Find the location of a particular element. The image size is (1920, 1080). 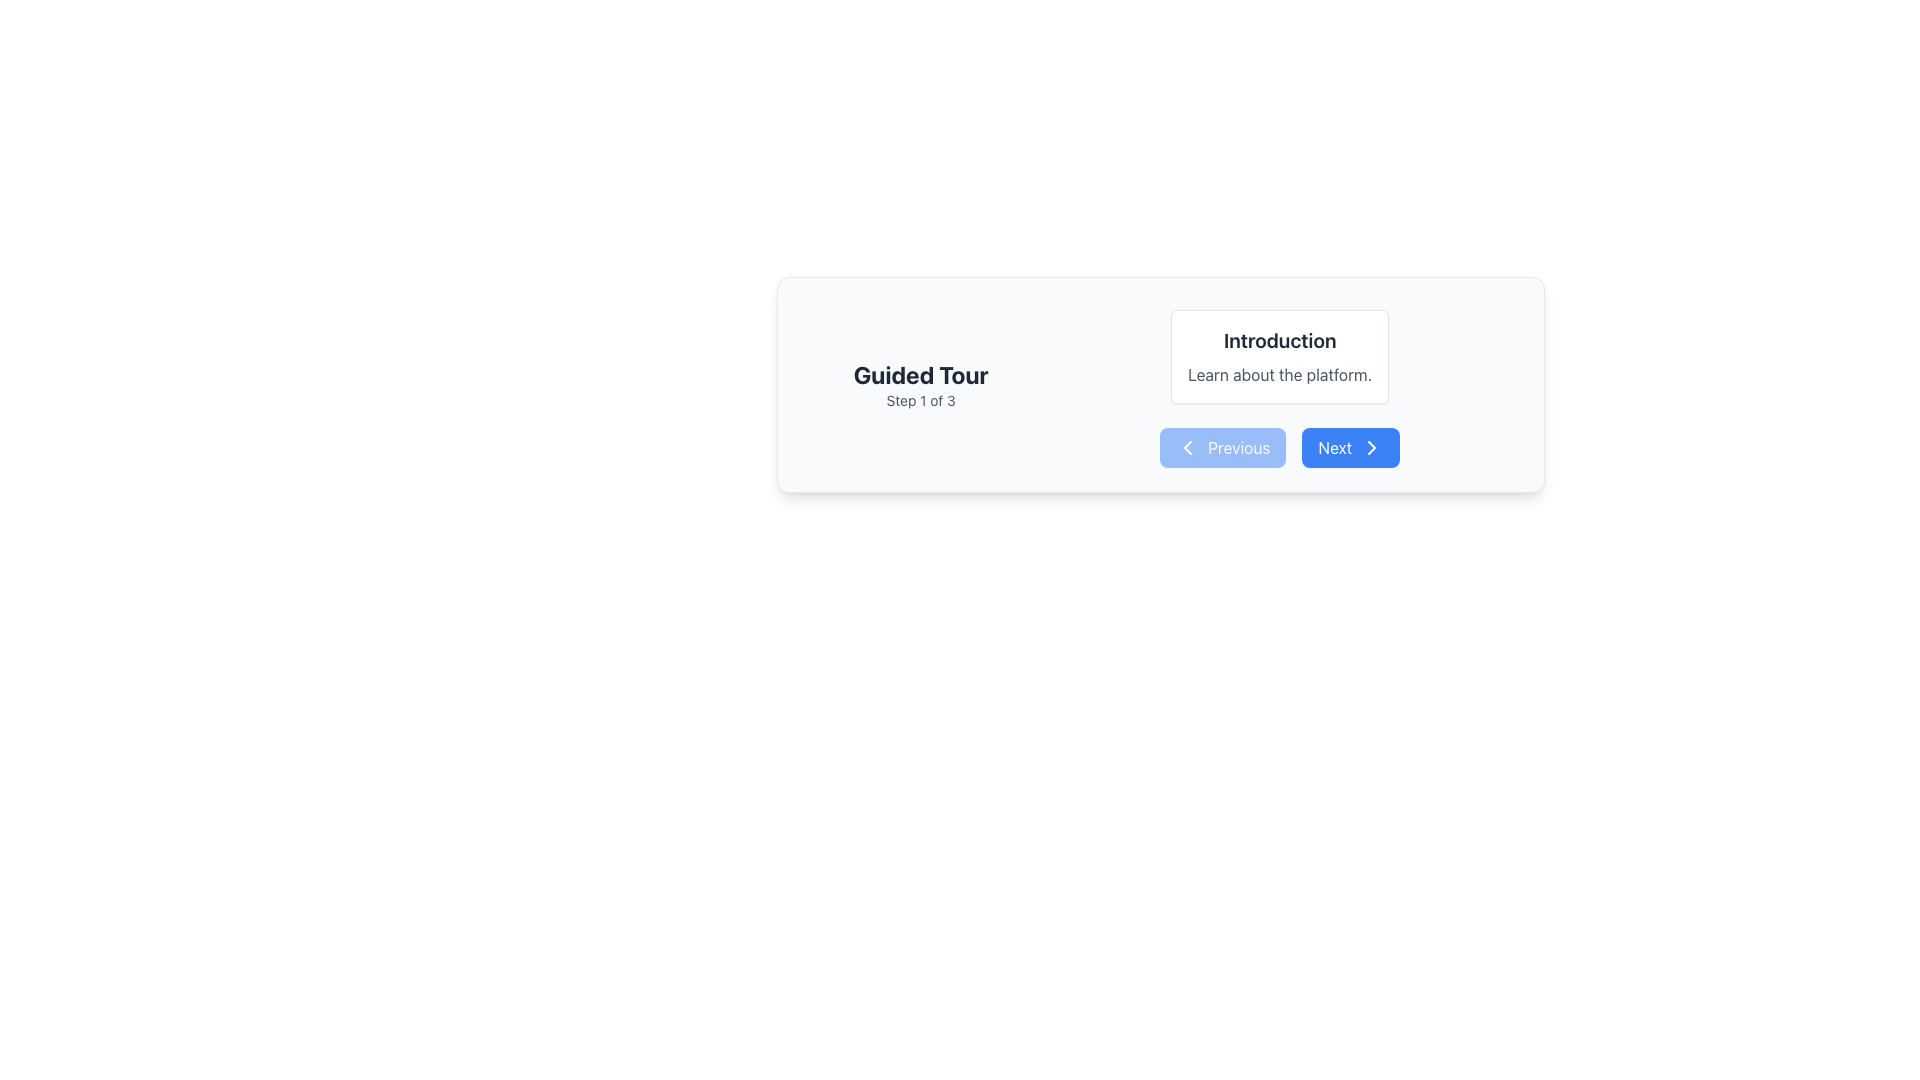

the leftmost navigation button located at the bottom of the main panel is located at coordinates (1222, 446).